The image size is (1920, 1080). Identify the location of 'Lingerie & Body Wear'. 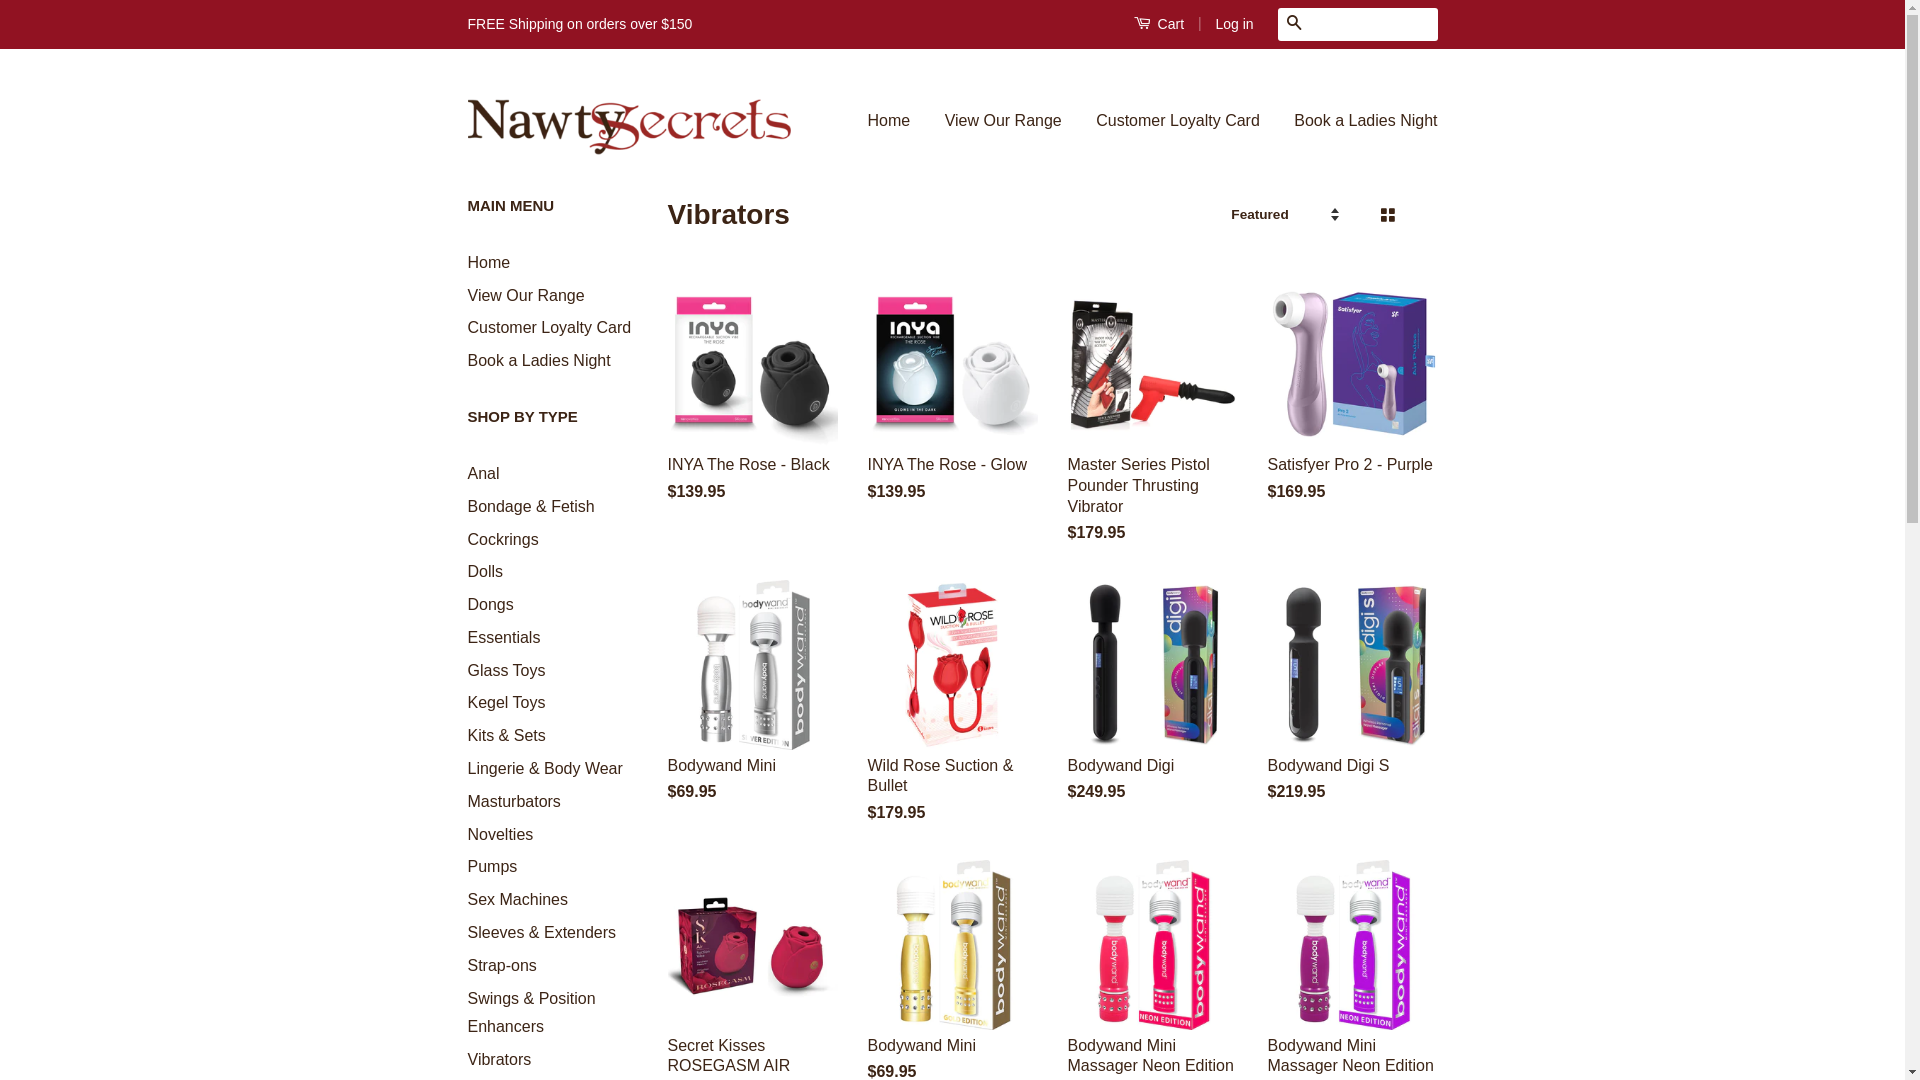
(545, 767).